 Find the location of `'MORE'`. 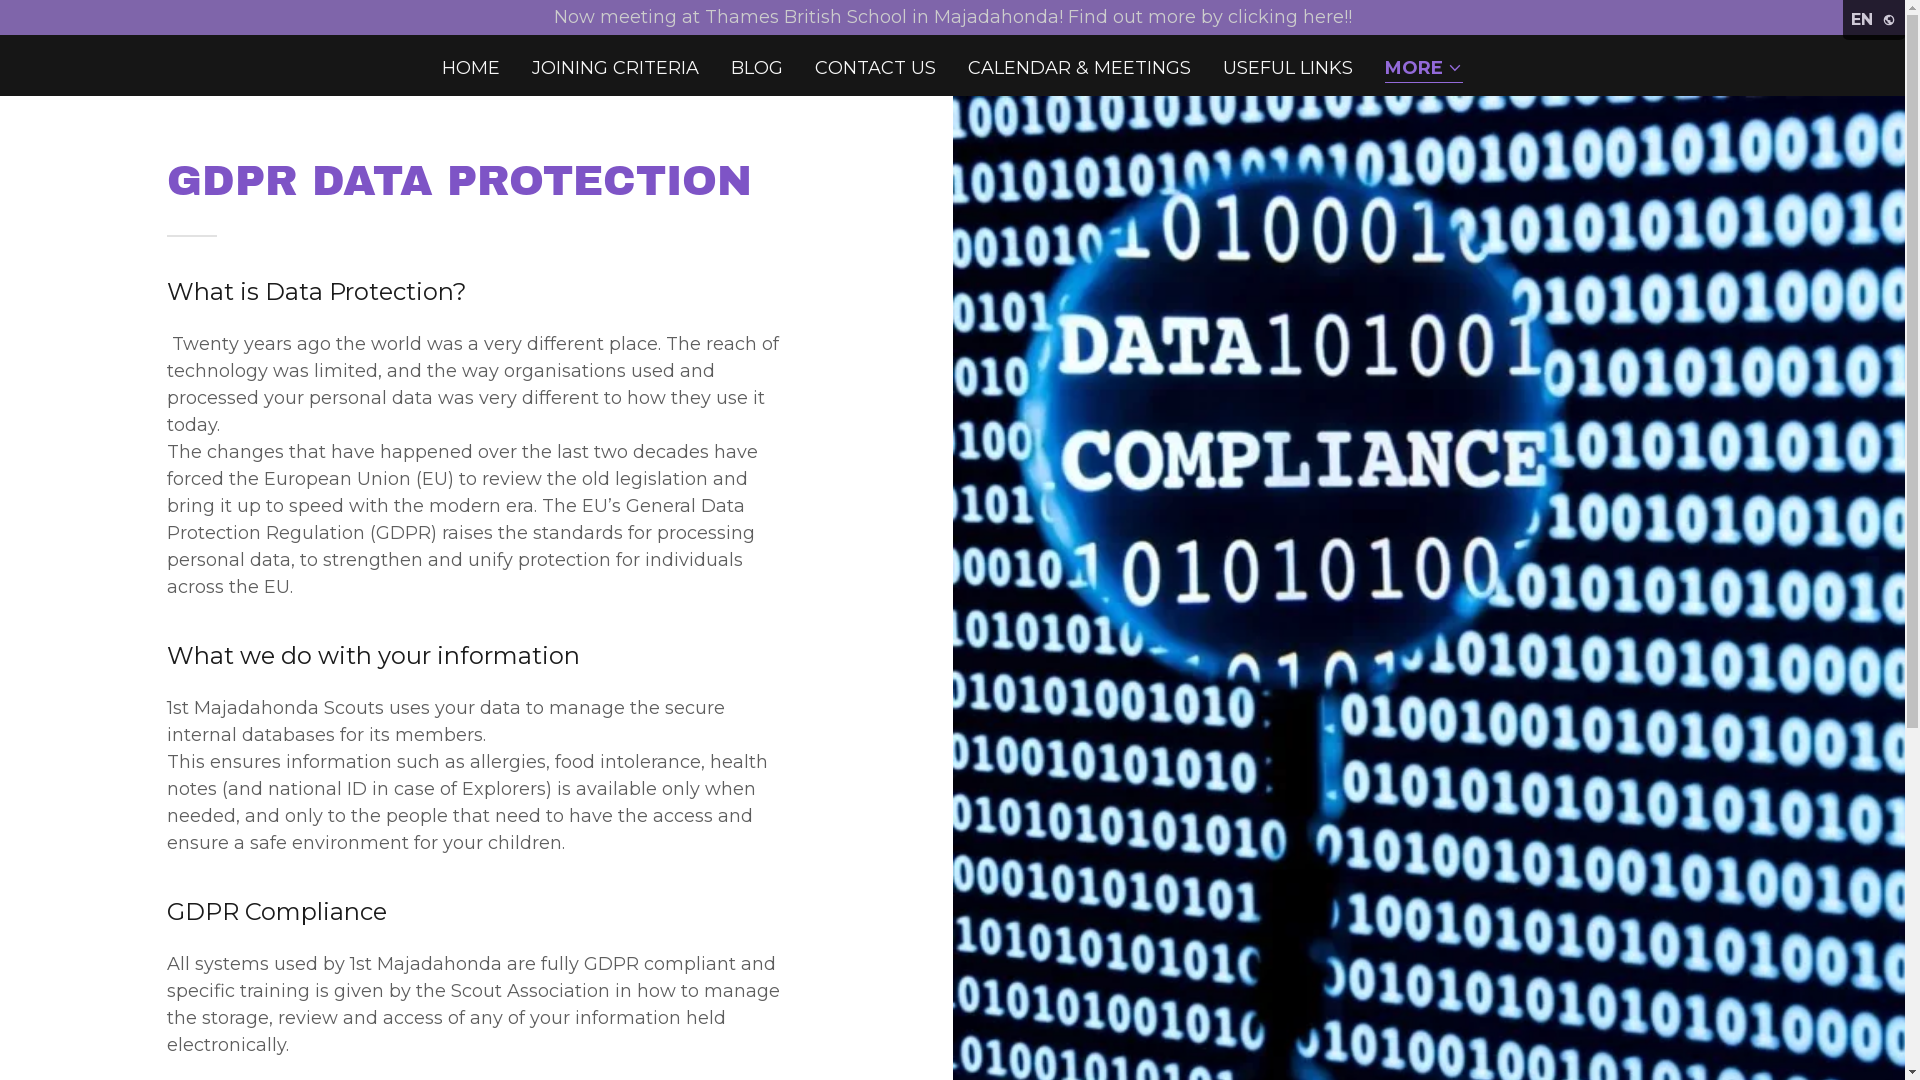

'MORE' is located at coordinates (1423, 68).